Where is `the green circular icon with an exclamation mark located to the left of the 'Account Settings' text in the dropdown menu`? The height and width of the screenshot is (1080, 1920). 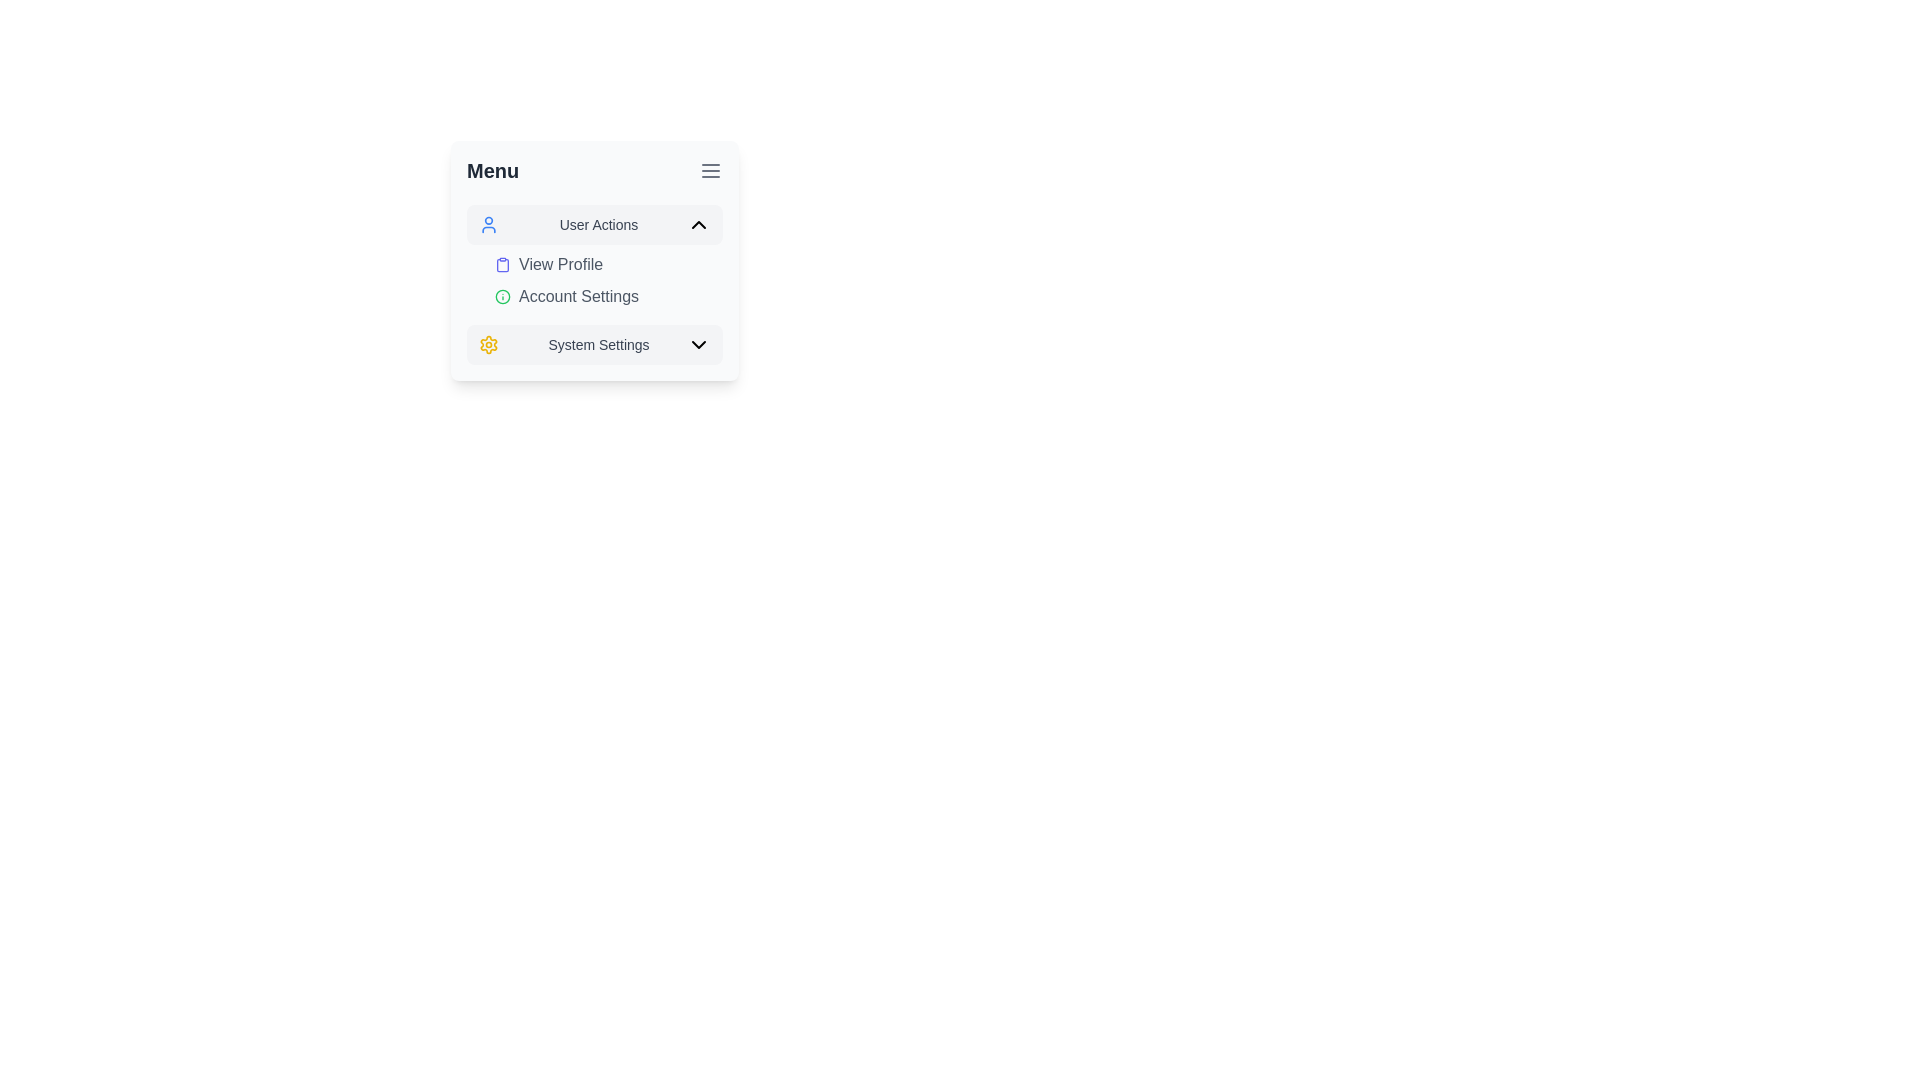 the green circular icon with an exclamation mark located to the left of the 'Account Settings' text in the dropdown menu is located at coordinates (503, 297).